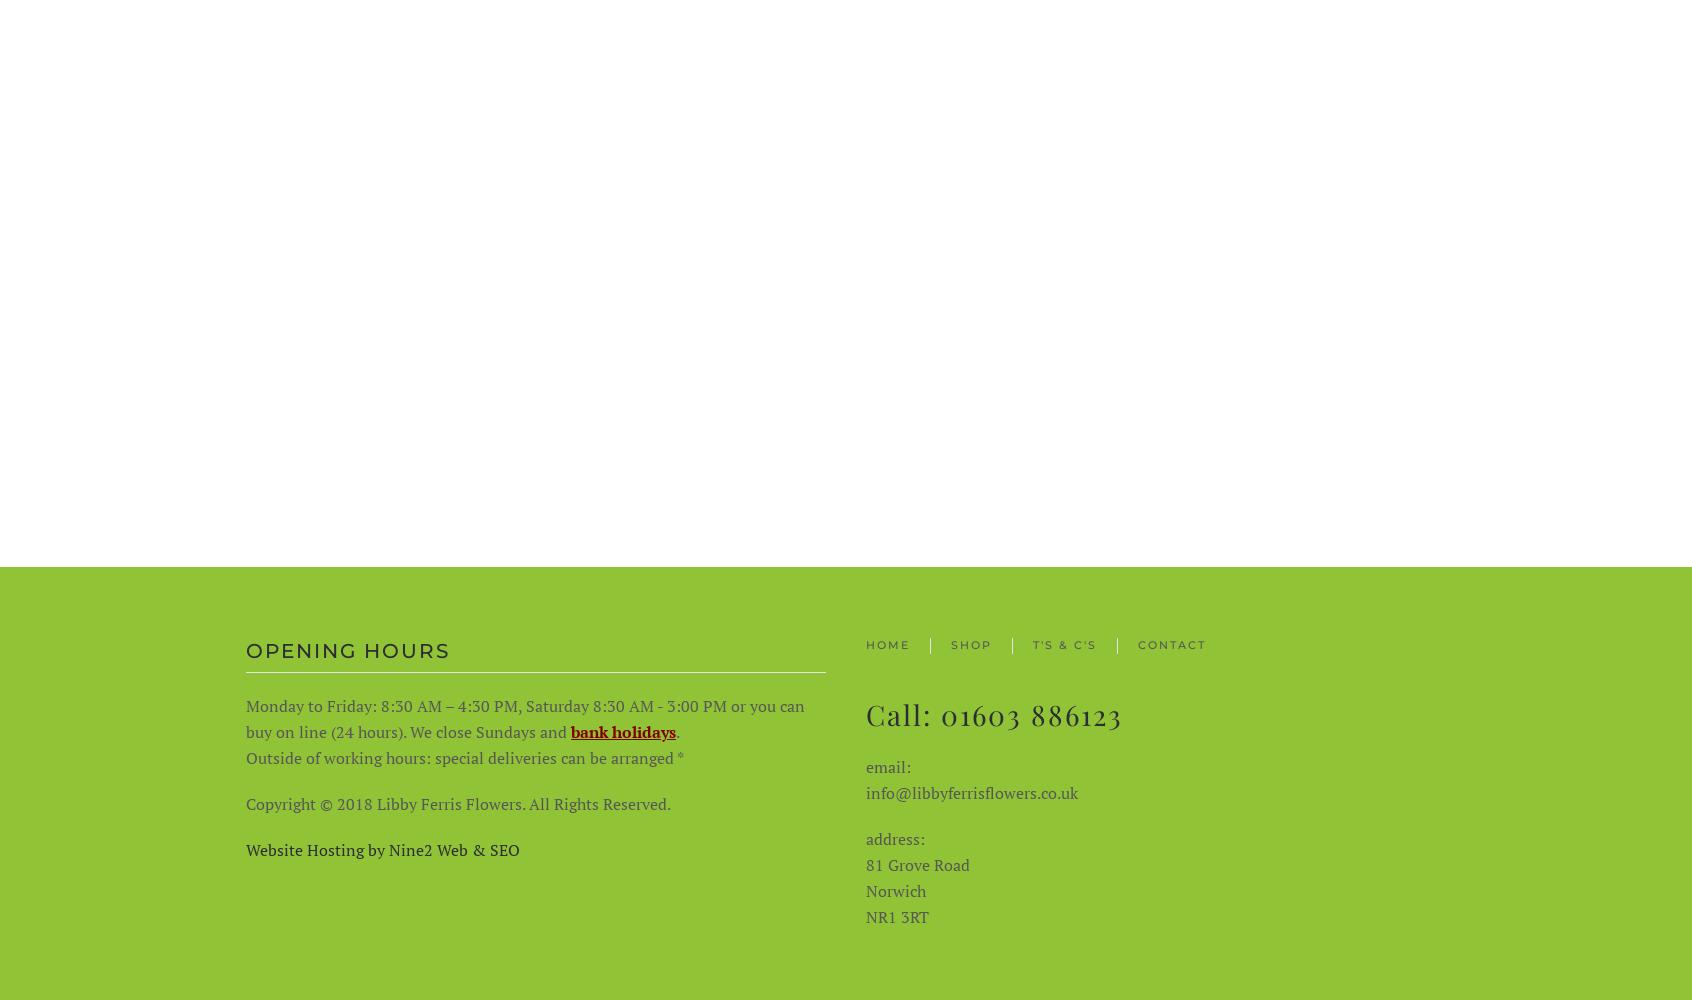 The width and height of the screenshot is (1692, 1000). Describe the element at coordinates (972, 793) in the screenshot. I see `'info@libbyferrisflowers.co.uk'` at that location.